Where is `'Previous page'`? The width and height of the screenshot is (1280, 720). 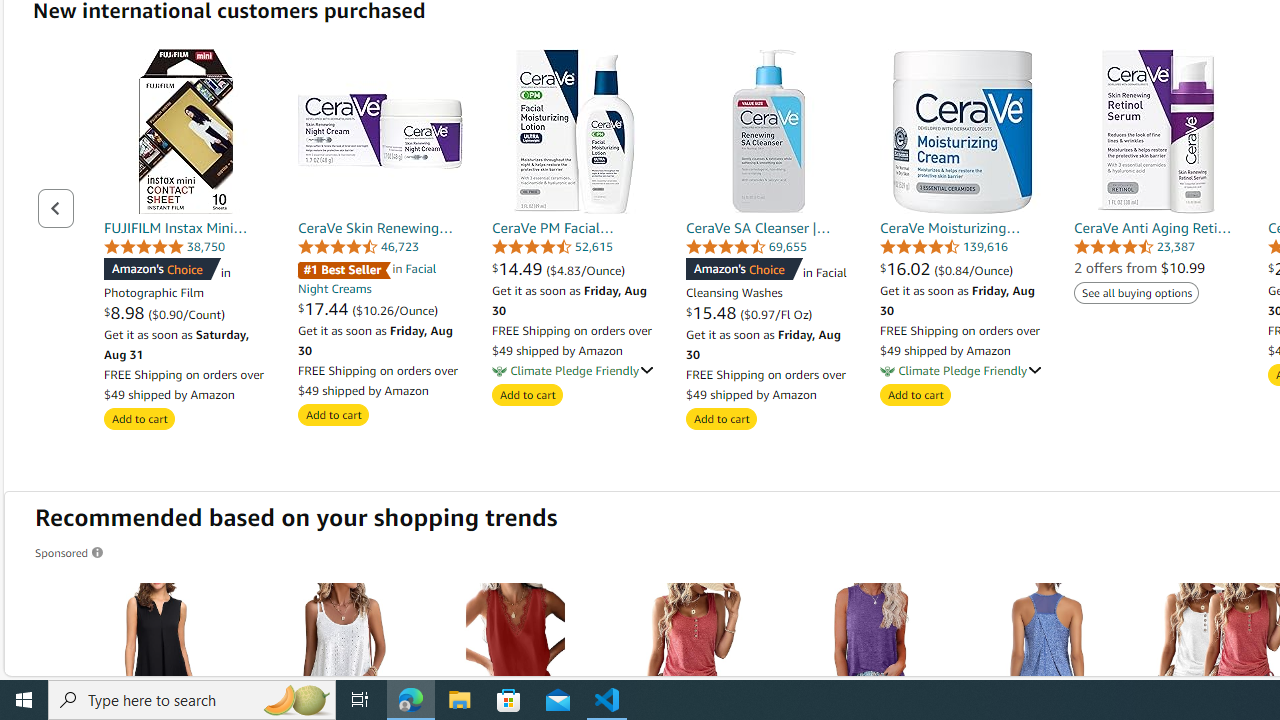 'Previous page' is located at coordinates (56, 208).